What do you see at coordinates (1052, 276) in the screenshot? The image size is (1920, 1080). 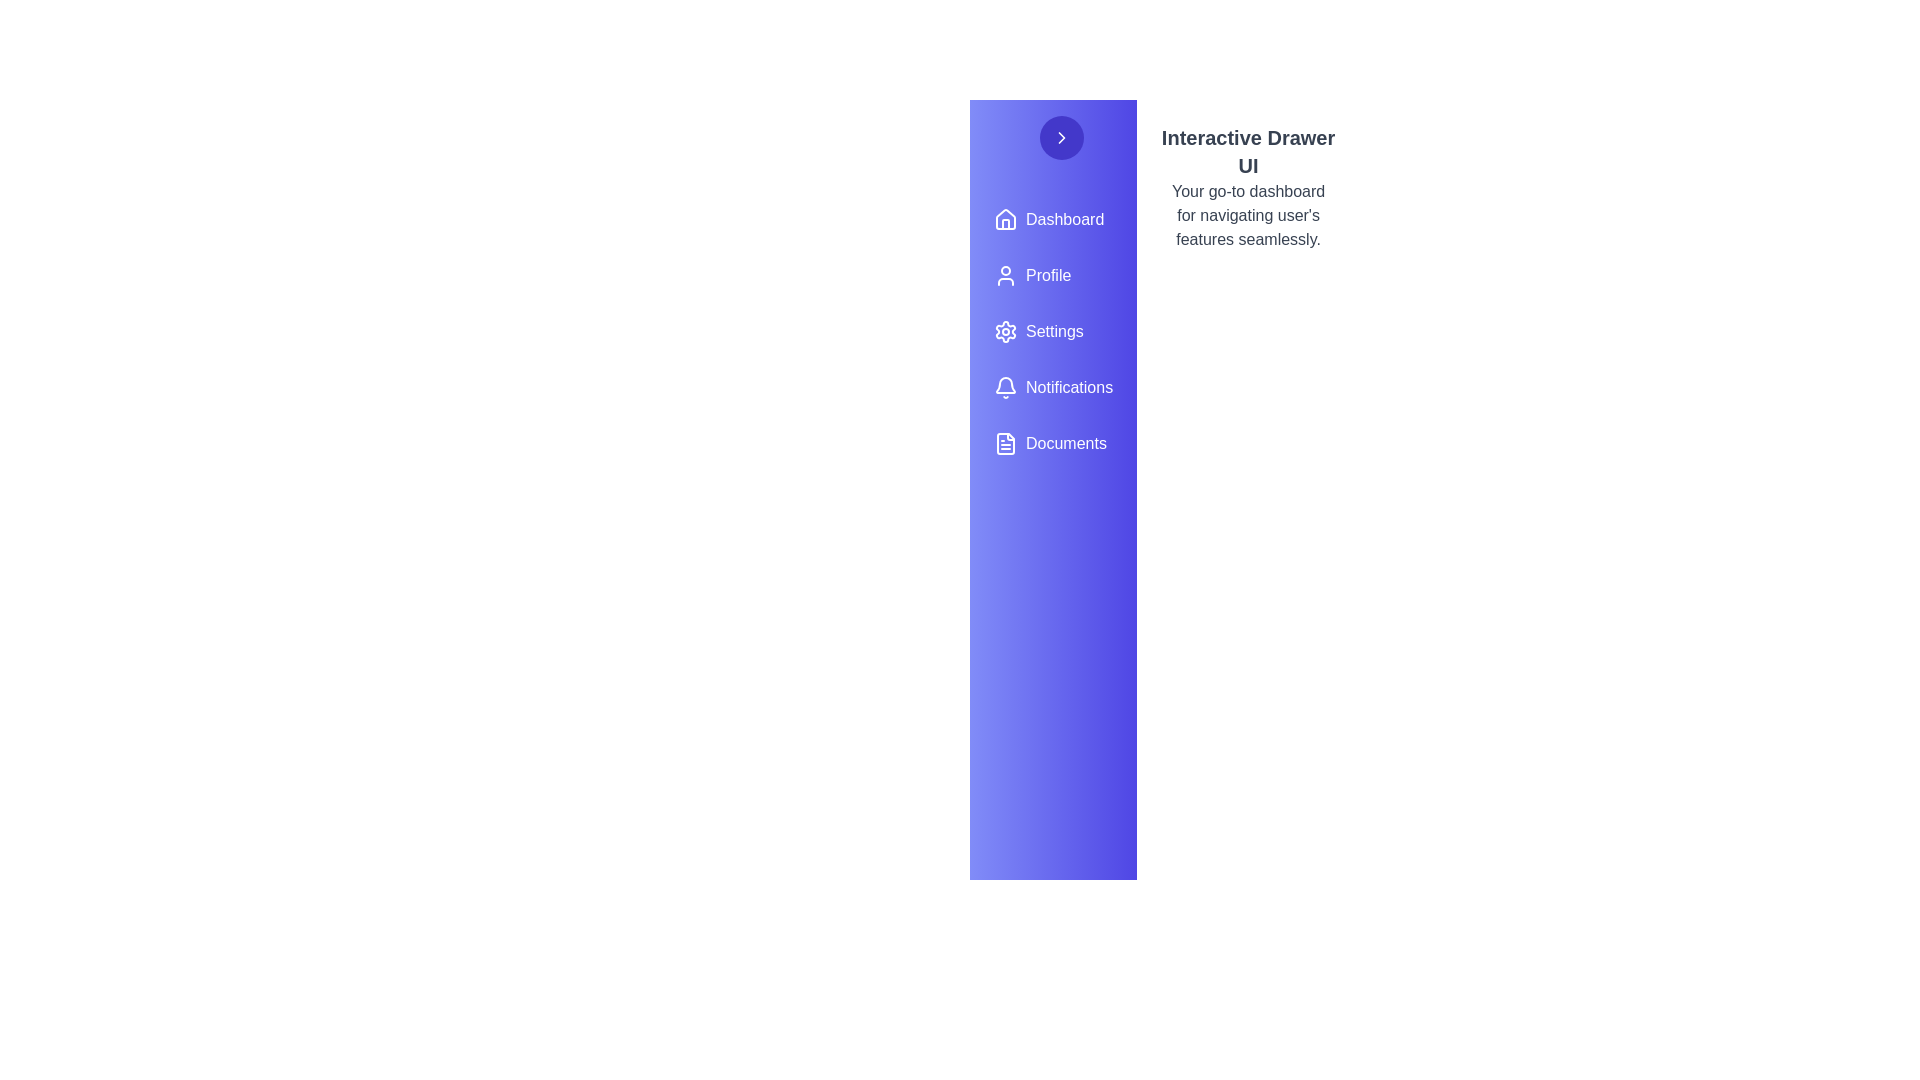 I see `the menu item Profile` at bounding box center [1052, 276].